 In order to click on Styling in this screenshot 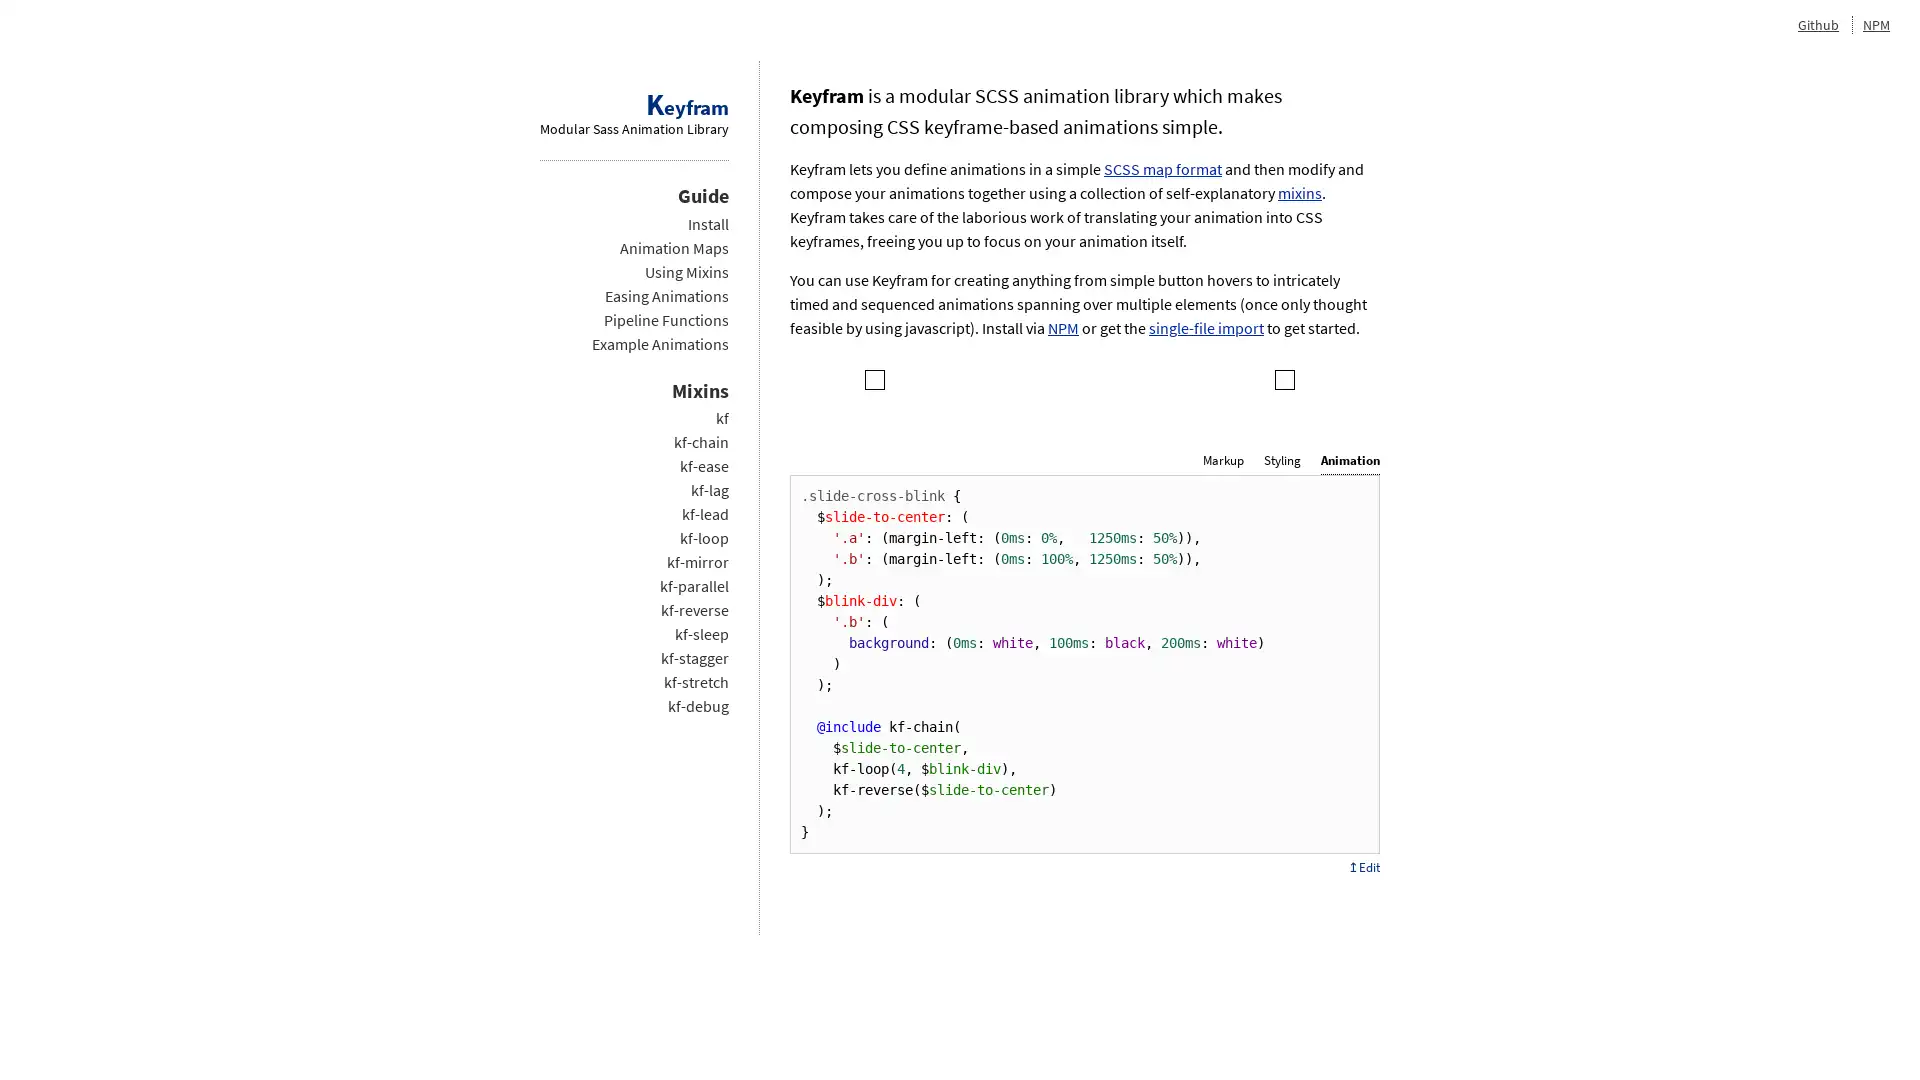, I will do `click(1282, 460)`.